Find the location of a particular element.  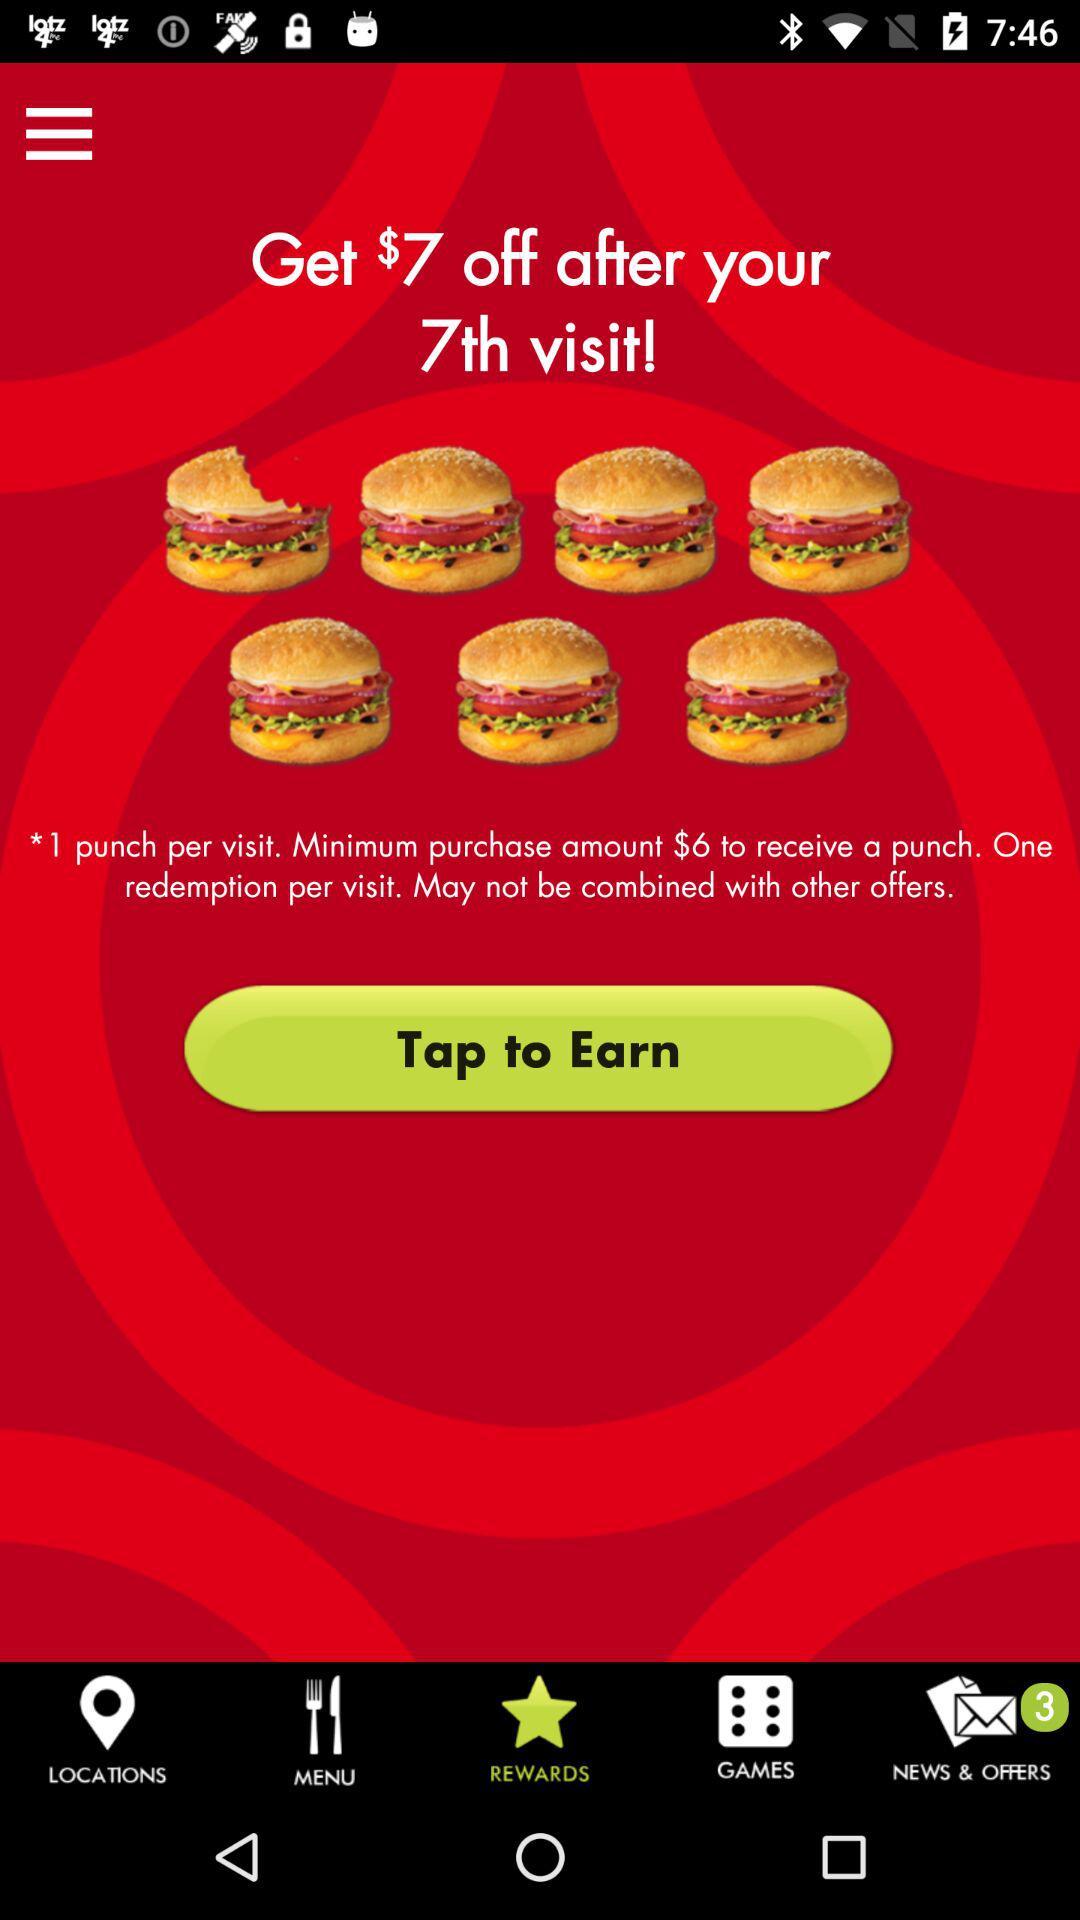

tap to earn item is located at coordinates (538, 1048).